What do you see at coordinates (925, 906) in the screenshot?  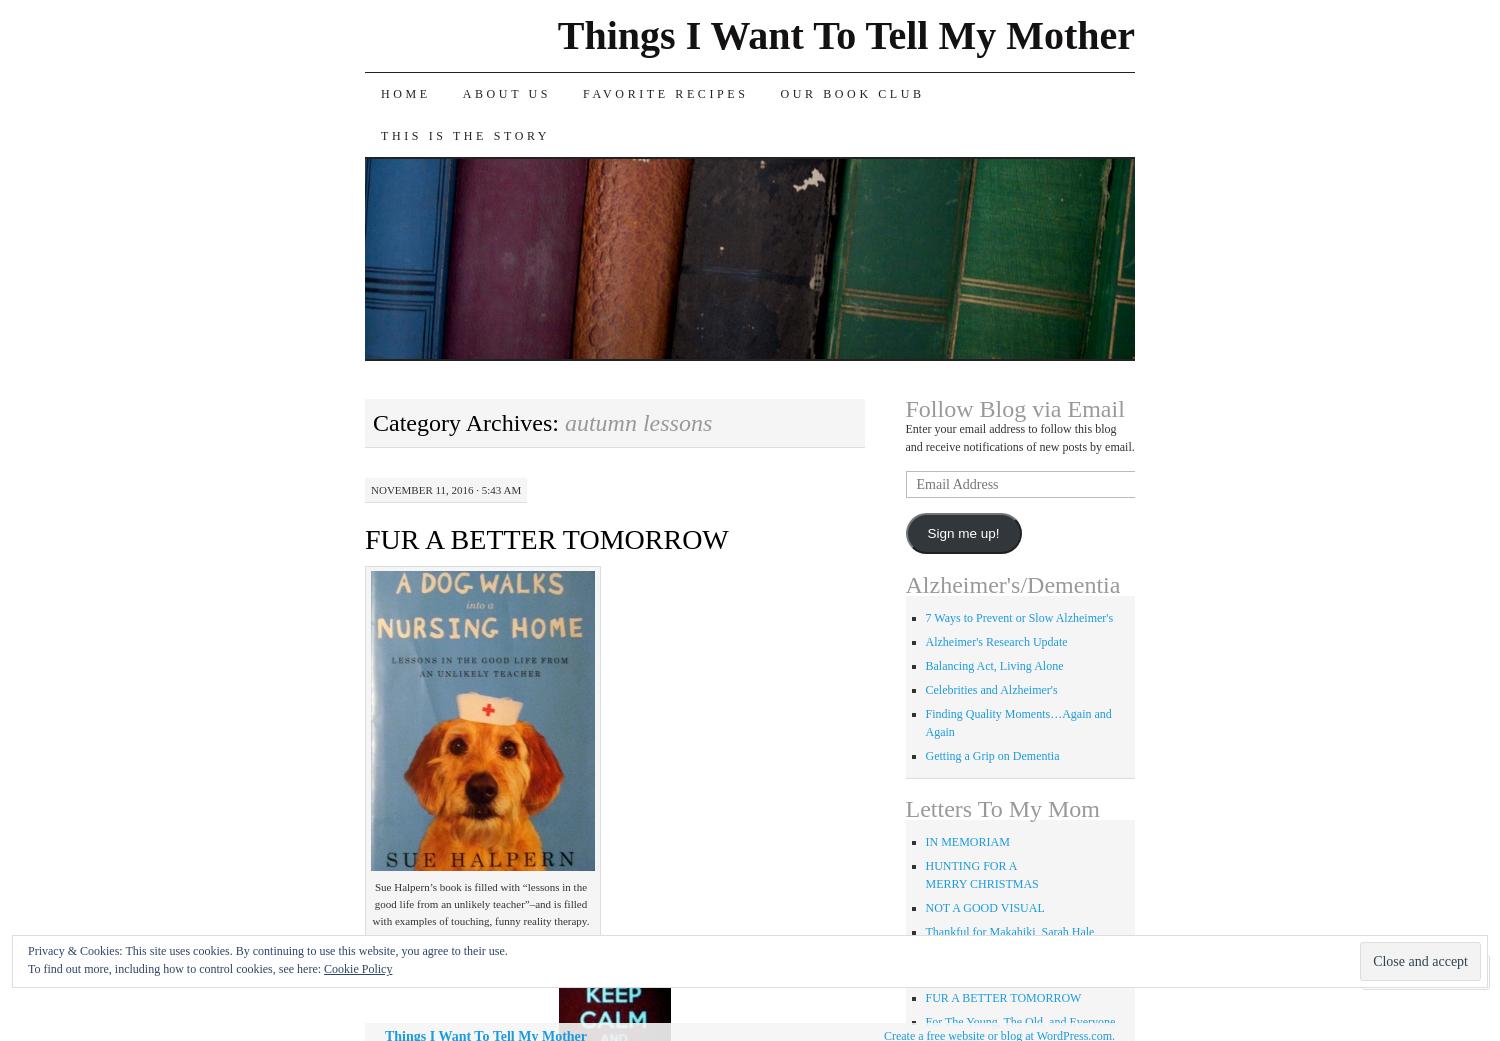 I see `'NOT A GOOD VISUAL'` at bounding box center [925, 906].